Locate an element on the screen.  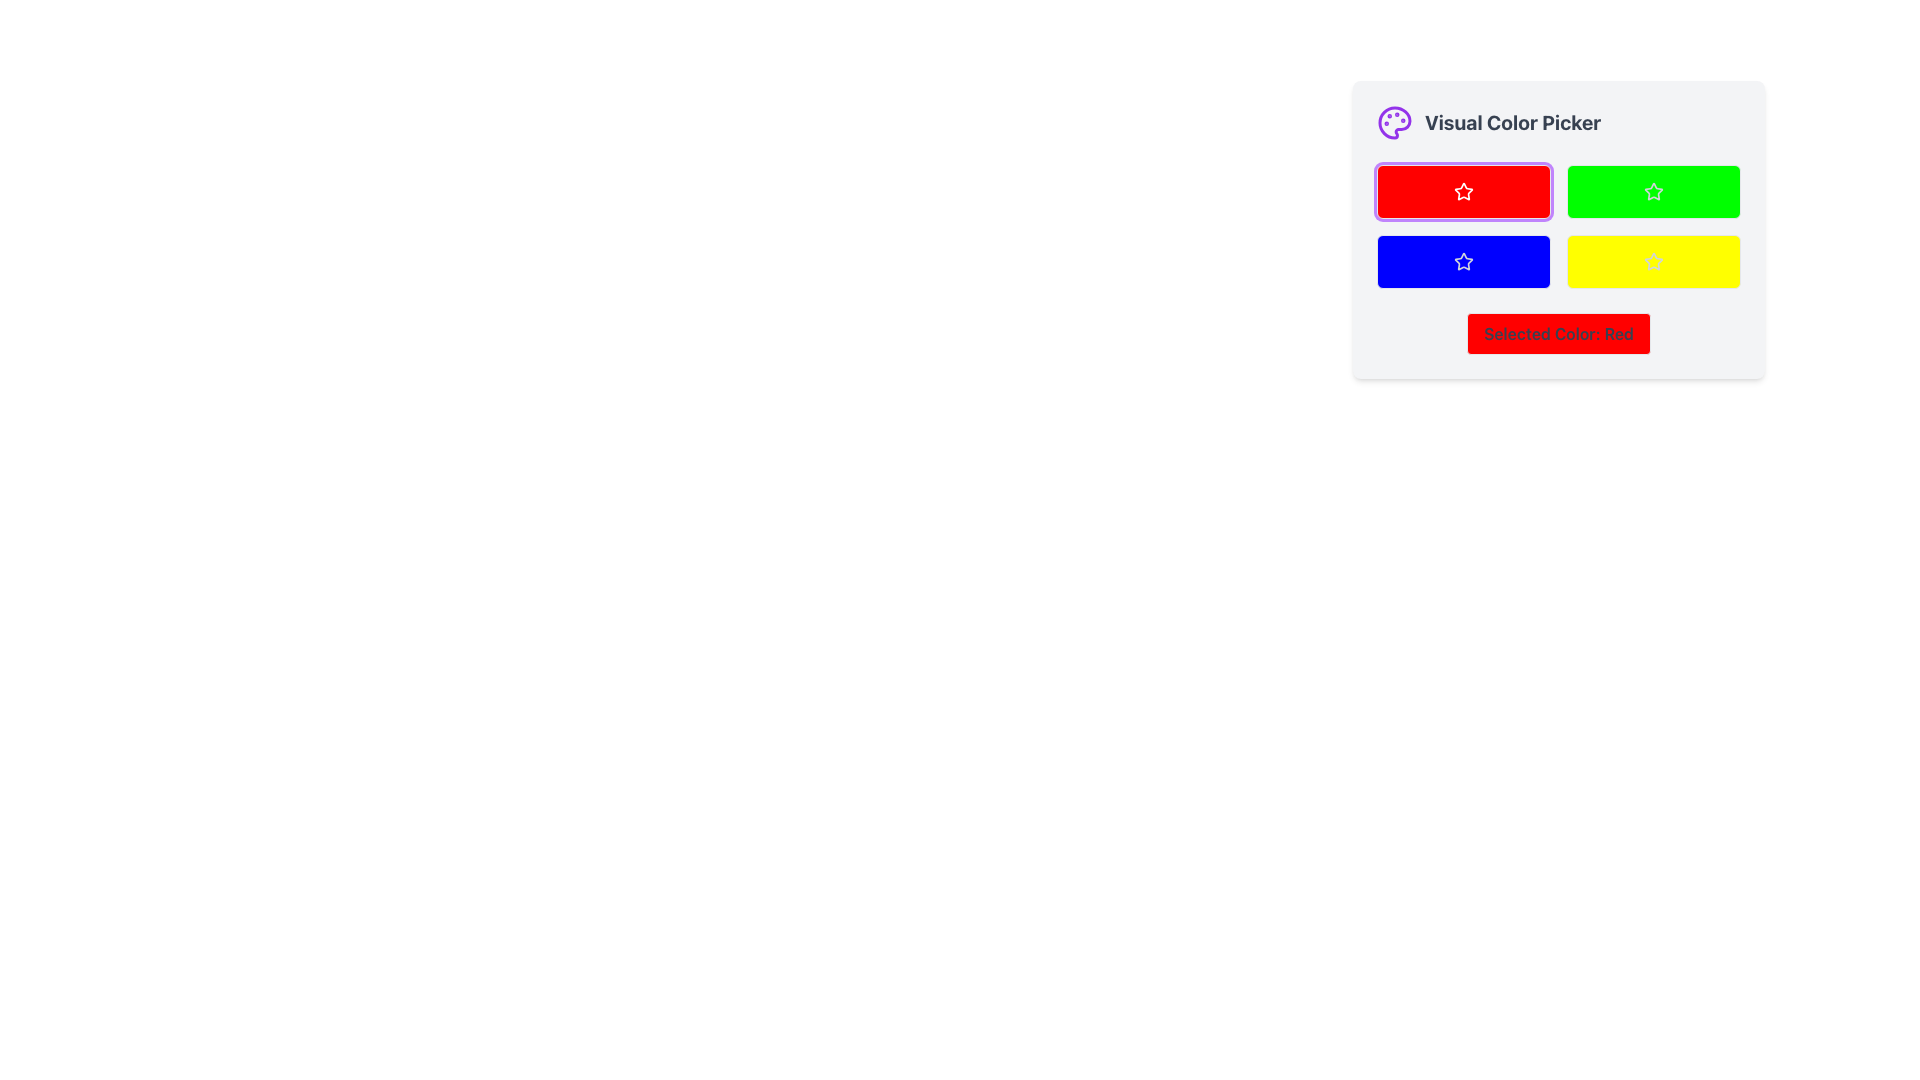
the star icon in the top-left button of the grid layout is located at coordinates (1463, 191).